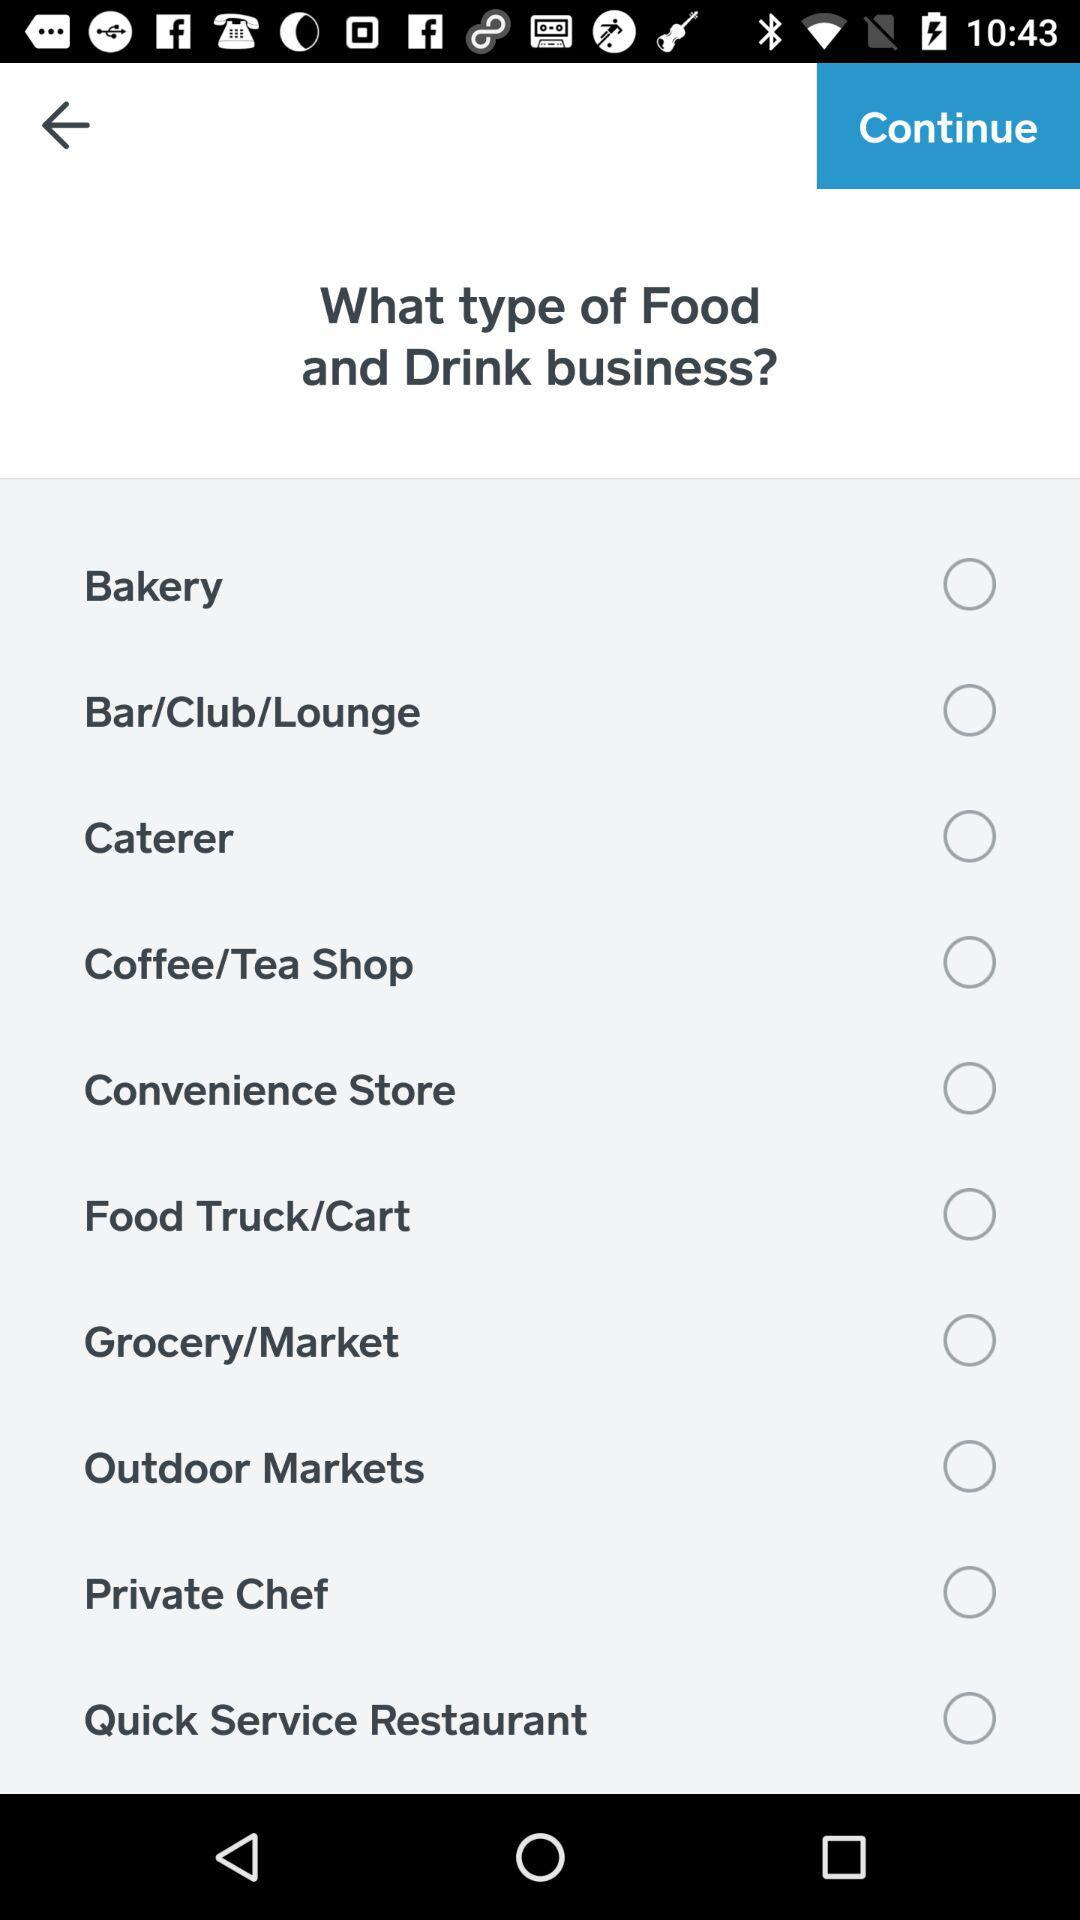 This screenshot has height=1920, width=1080. What do you see at coordinates (540, 1591) in the screenshot?
I see `the item above quick service restaurant item` at bounding box center [540, 1591].